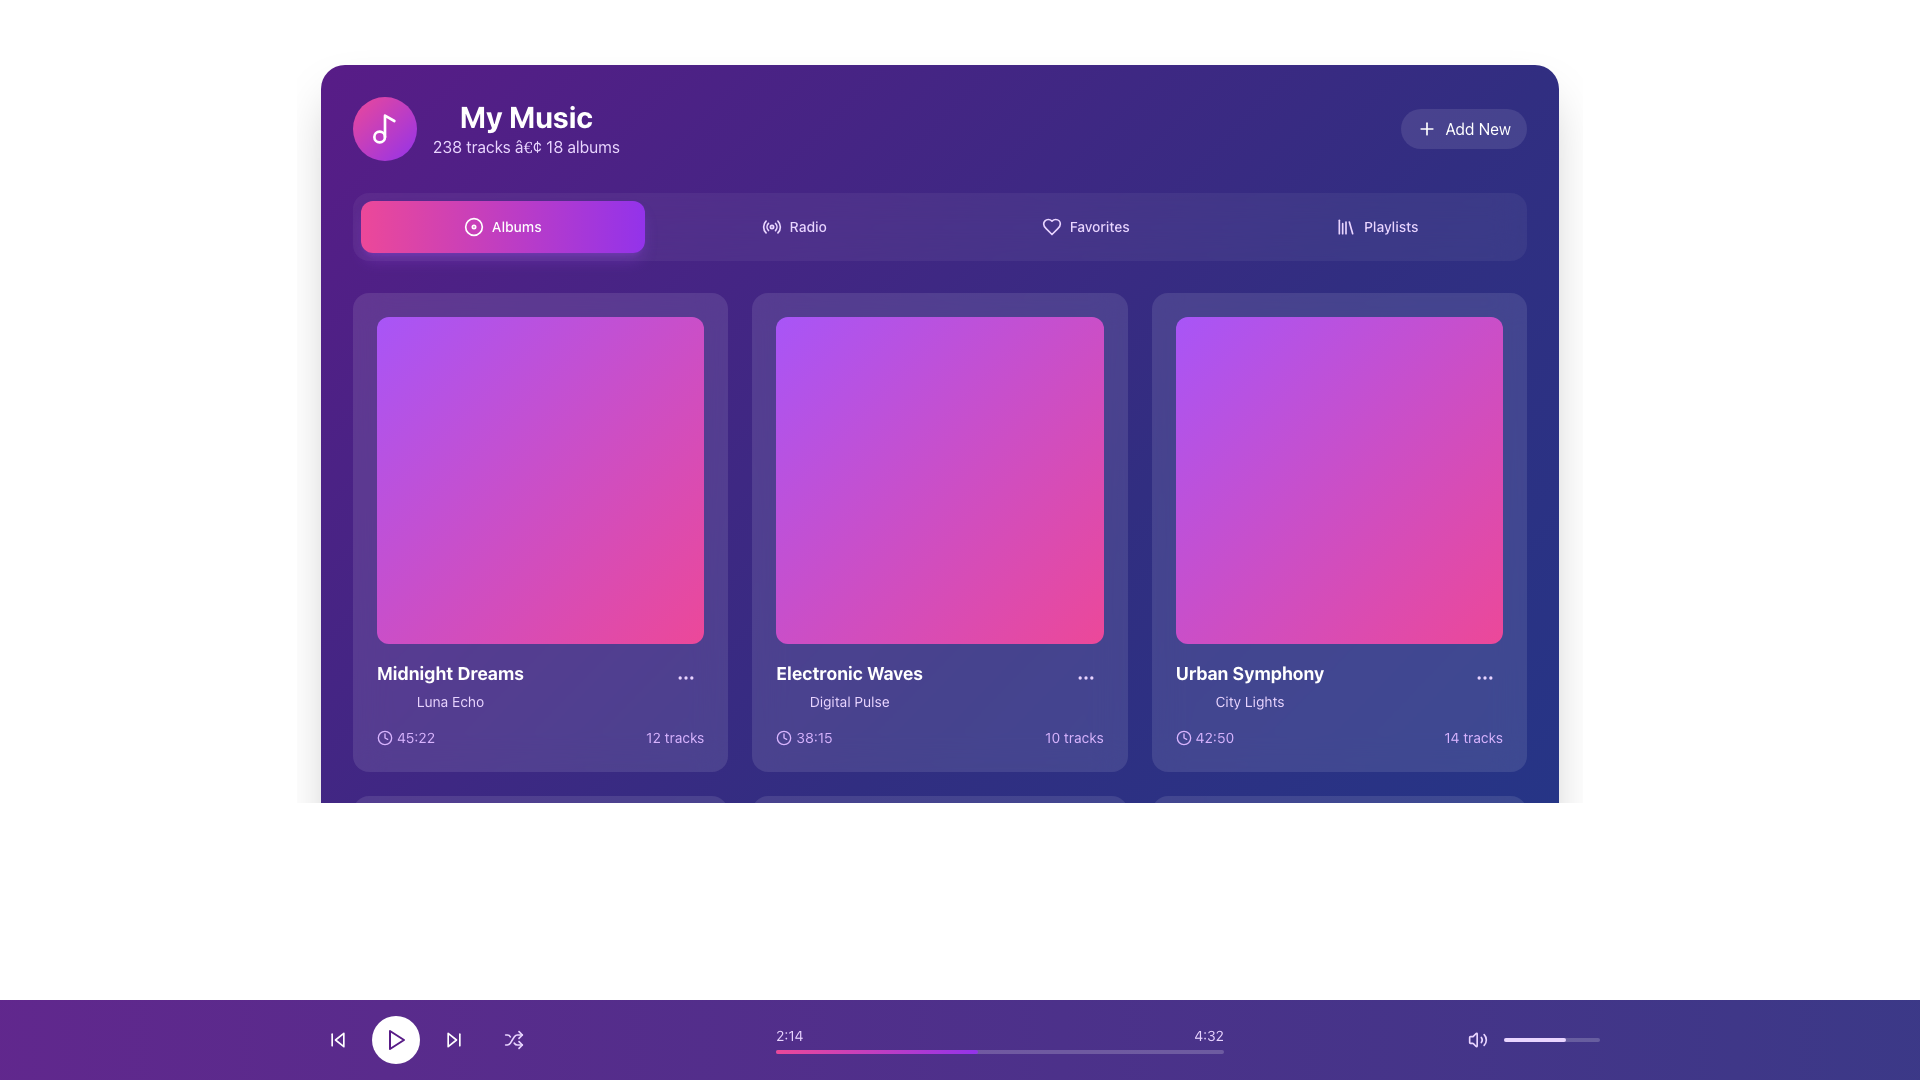 This screenshot has height=1080, width=1920. What do you see at coordinates (405, 738) in the screenshot?
I see `the Label with the clock icon displaying '45:22', which is styled with light purple on a dark purple background and is located beneath the album 'Midnight Dreams'` at bounding box center [405, 738].